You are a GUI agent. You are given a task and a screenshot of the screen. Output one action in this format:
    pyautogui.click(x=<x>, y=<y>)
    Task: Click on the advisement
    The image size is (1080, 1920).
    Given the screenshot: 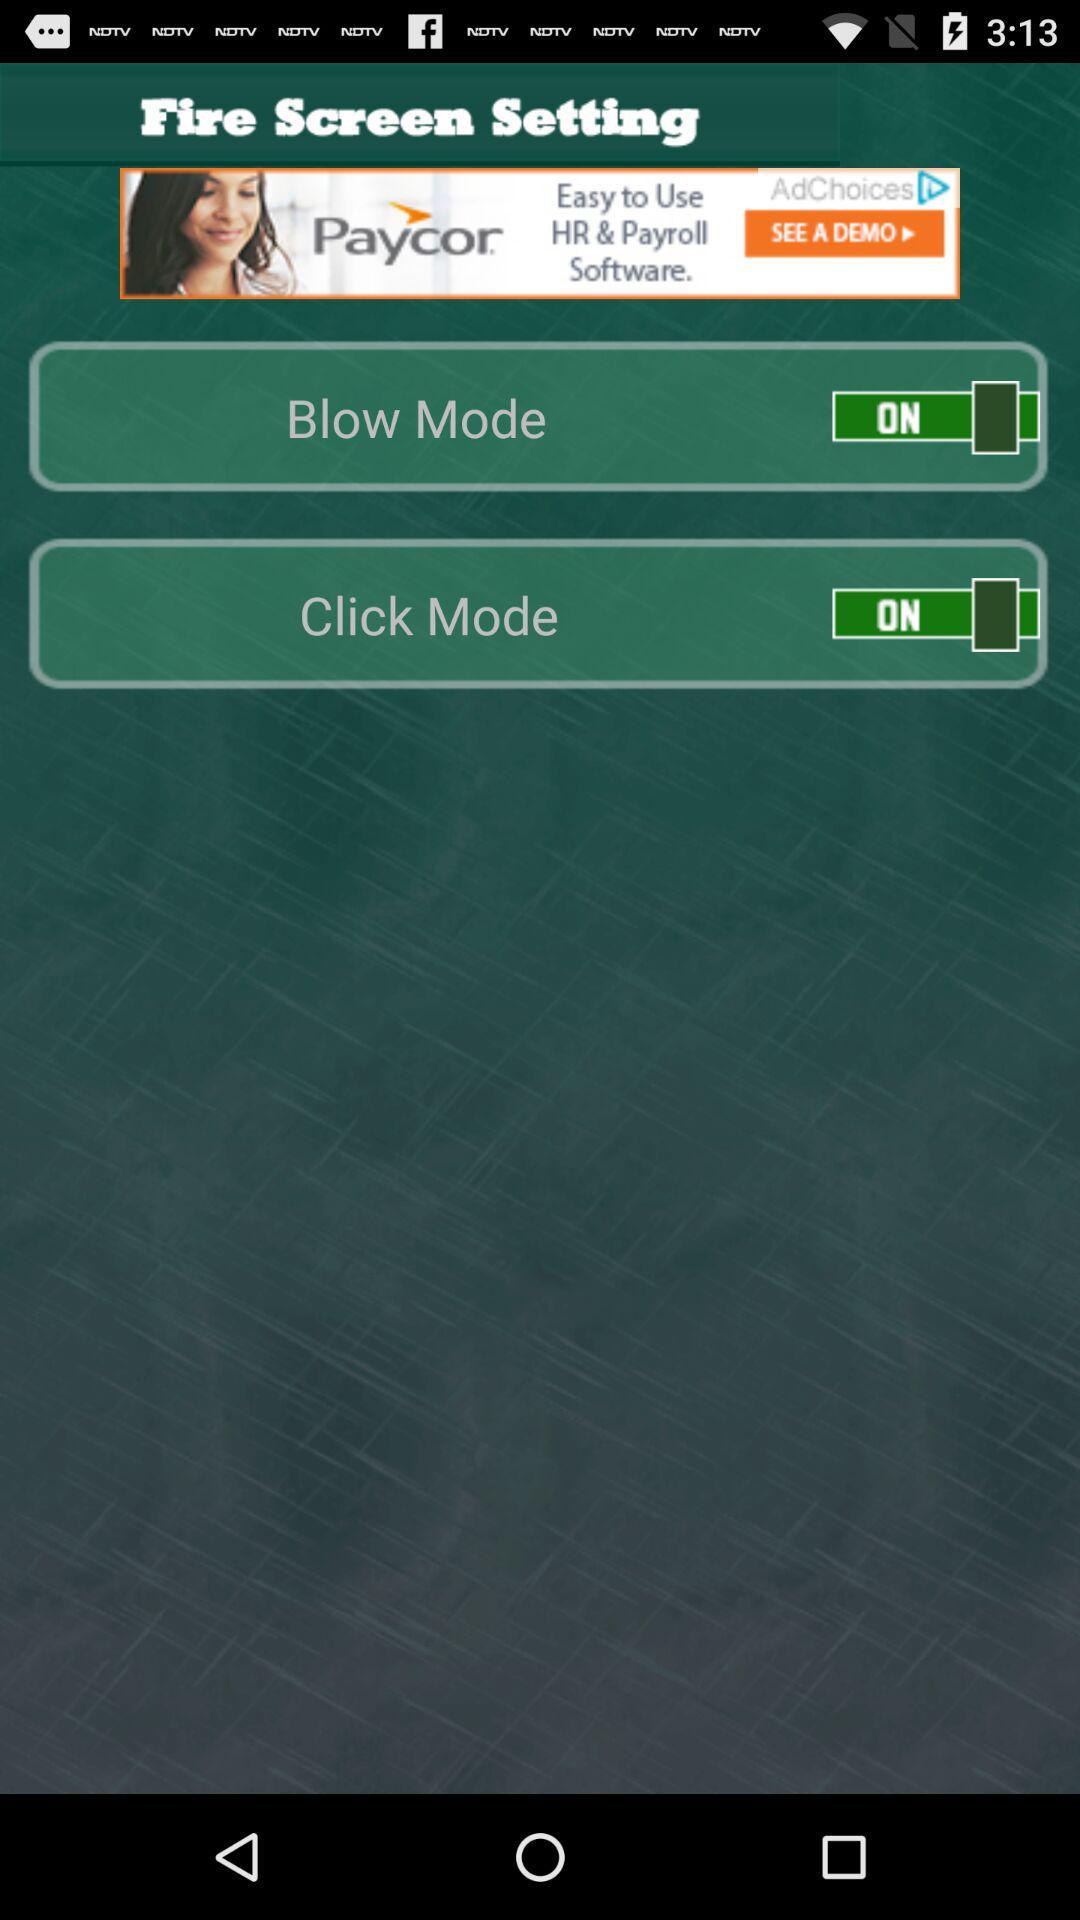 What is the action you would take?
    pyautogui.click(x=540, y=233)
    